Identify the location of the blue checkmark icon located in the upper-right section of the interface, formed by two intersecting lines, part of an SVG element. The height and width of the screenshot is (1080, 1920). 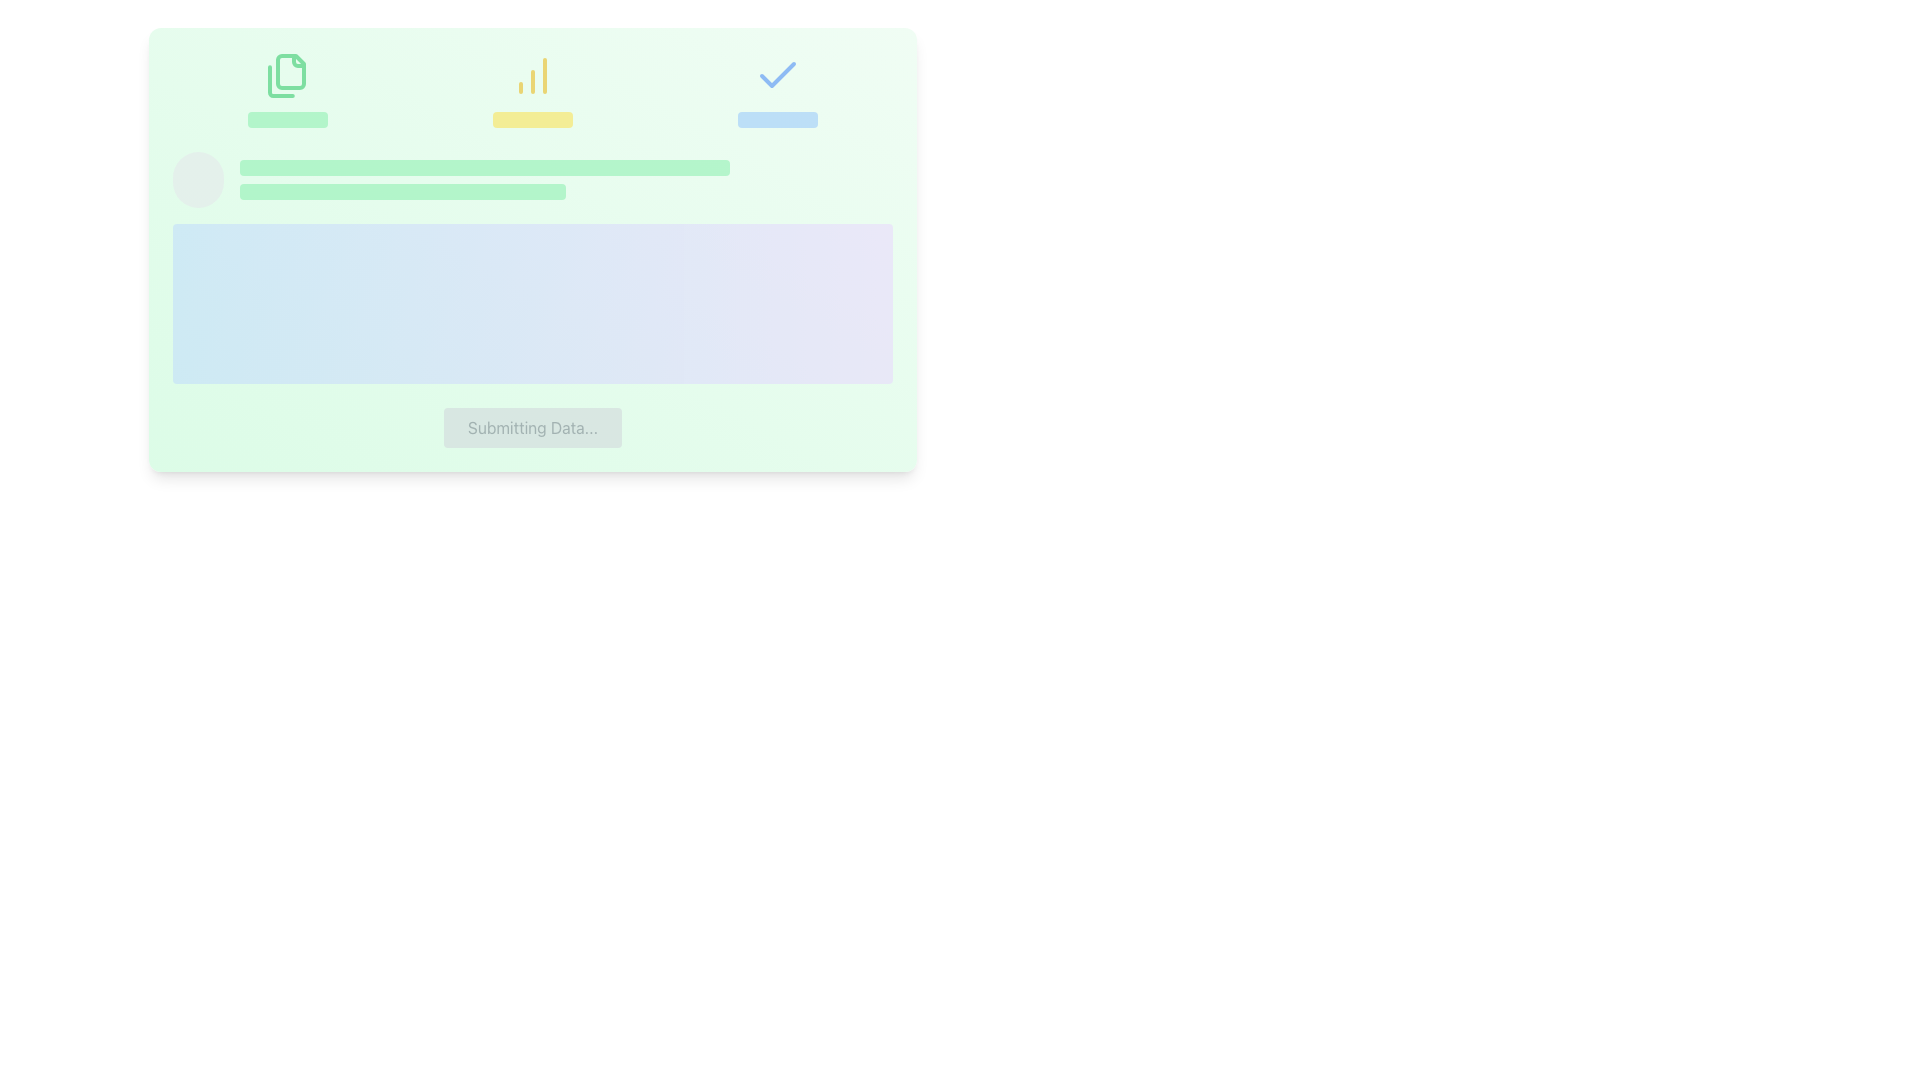
(777, 73).